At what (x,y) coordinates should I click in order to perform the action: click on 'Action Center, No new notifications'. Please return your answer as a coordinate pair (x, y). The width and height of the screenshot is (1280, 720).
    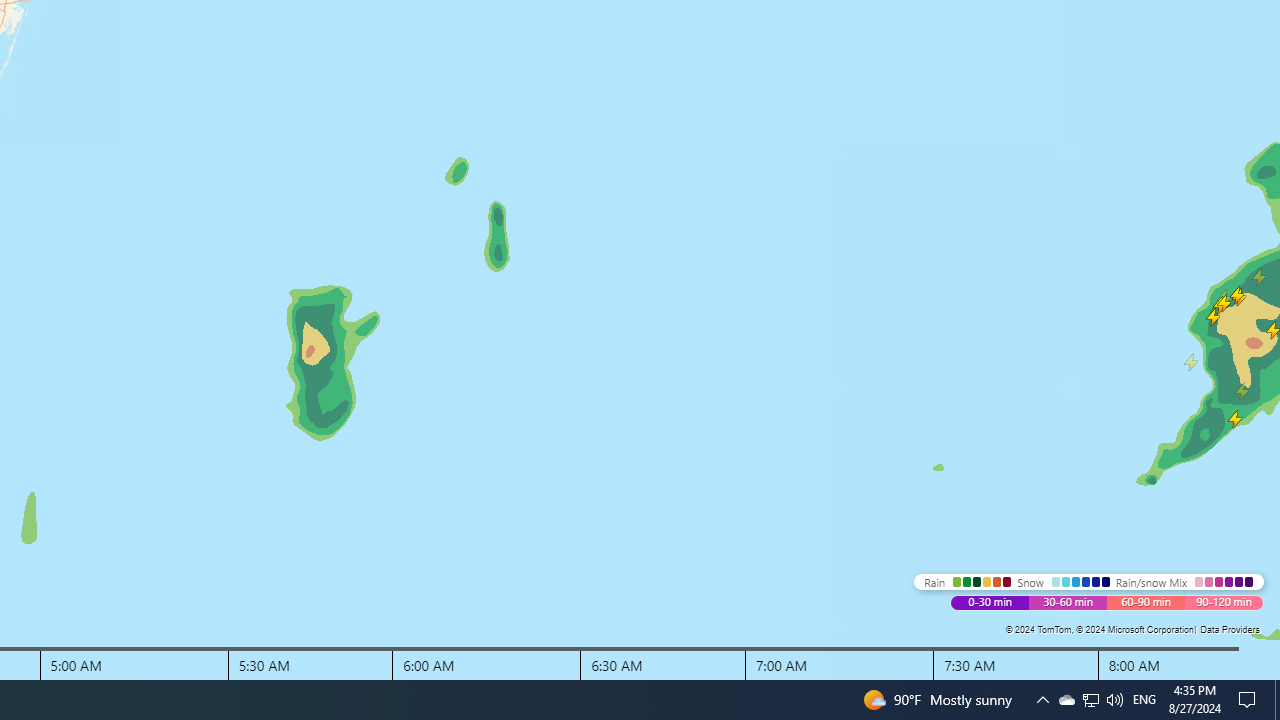
    Looking at the image, I should click on (1250, 698).